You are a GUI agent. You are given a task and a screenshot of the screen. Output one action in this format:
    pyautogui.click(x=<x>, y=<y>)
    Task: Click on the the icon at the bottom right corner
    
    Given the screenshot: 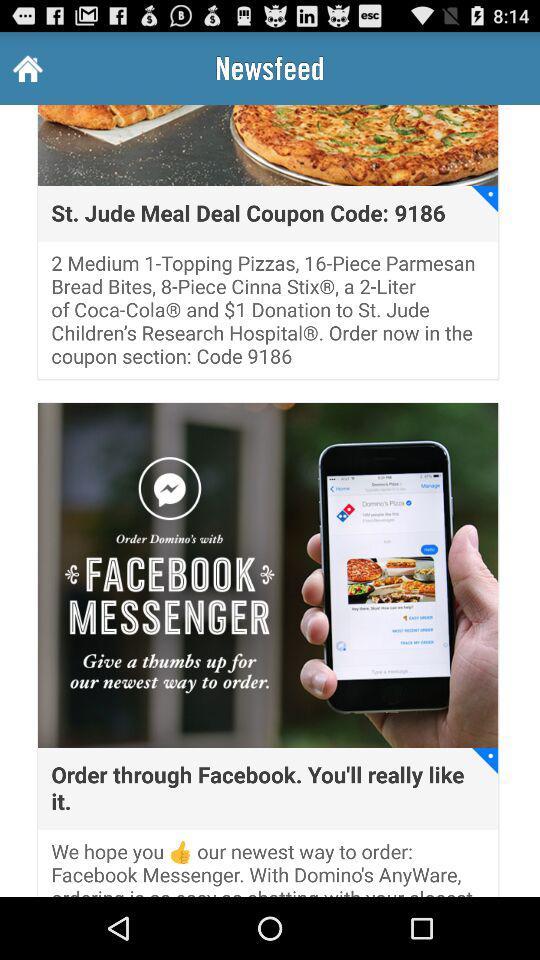 What is the action you would take?
    pyautogui.click(x=484, y=759)
    